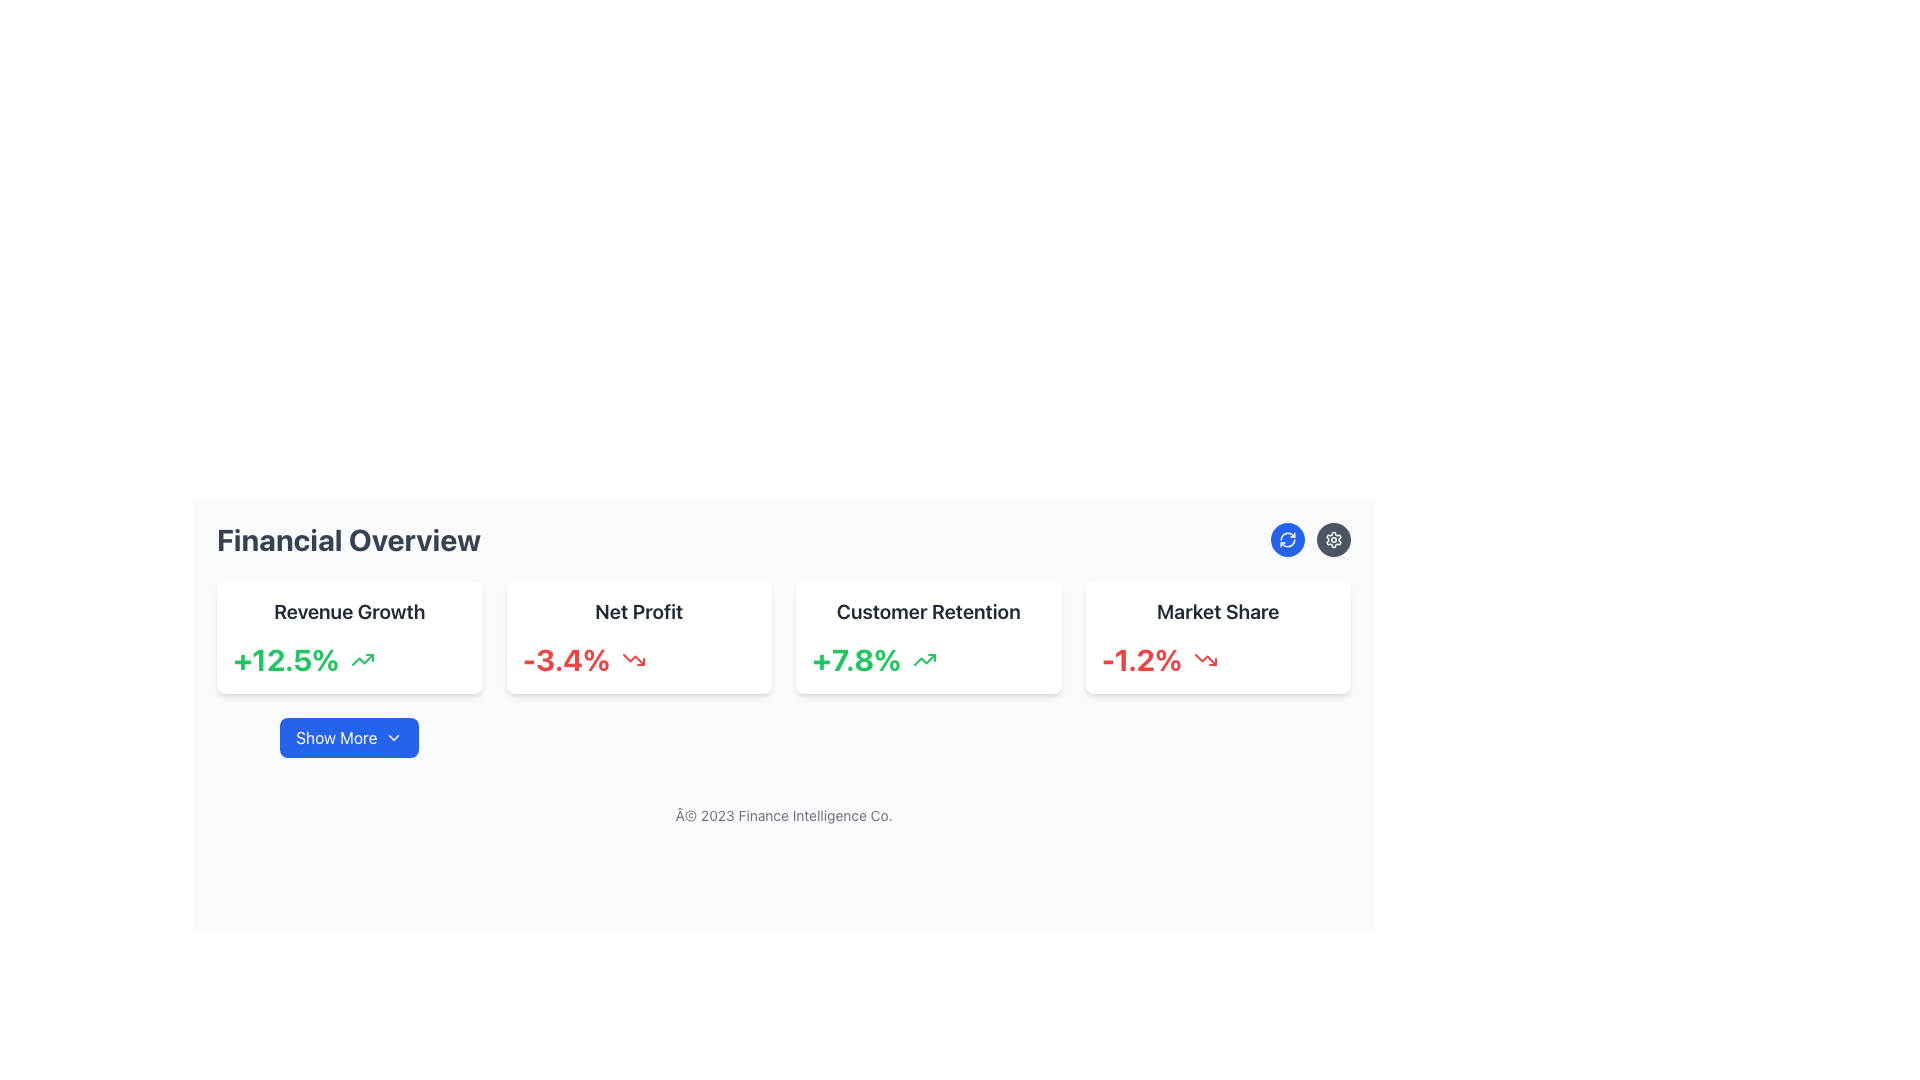  Describe the element at coordinates (1287, 540) in the screenshot. I see `the refresh button located in the right corner of the layout to reload the content` at that location.